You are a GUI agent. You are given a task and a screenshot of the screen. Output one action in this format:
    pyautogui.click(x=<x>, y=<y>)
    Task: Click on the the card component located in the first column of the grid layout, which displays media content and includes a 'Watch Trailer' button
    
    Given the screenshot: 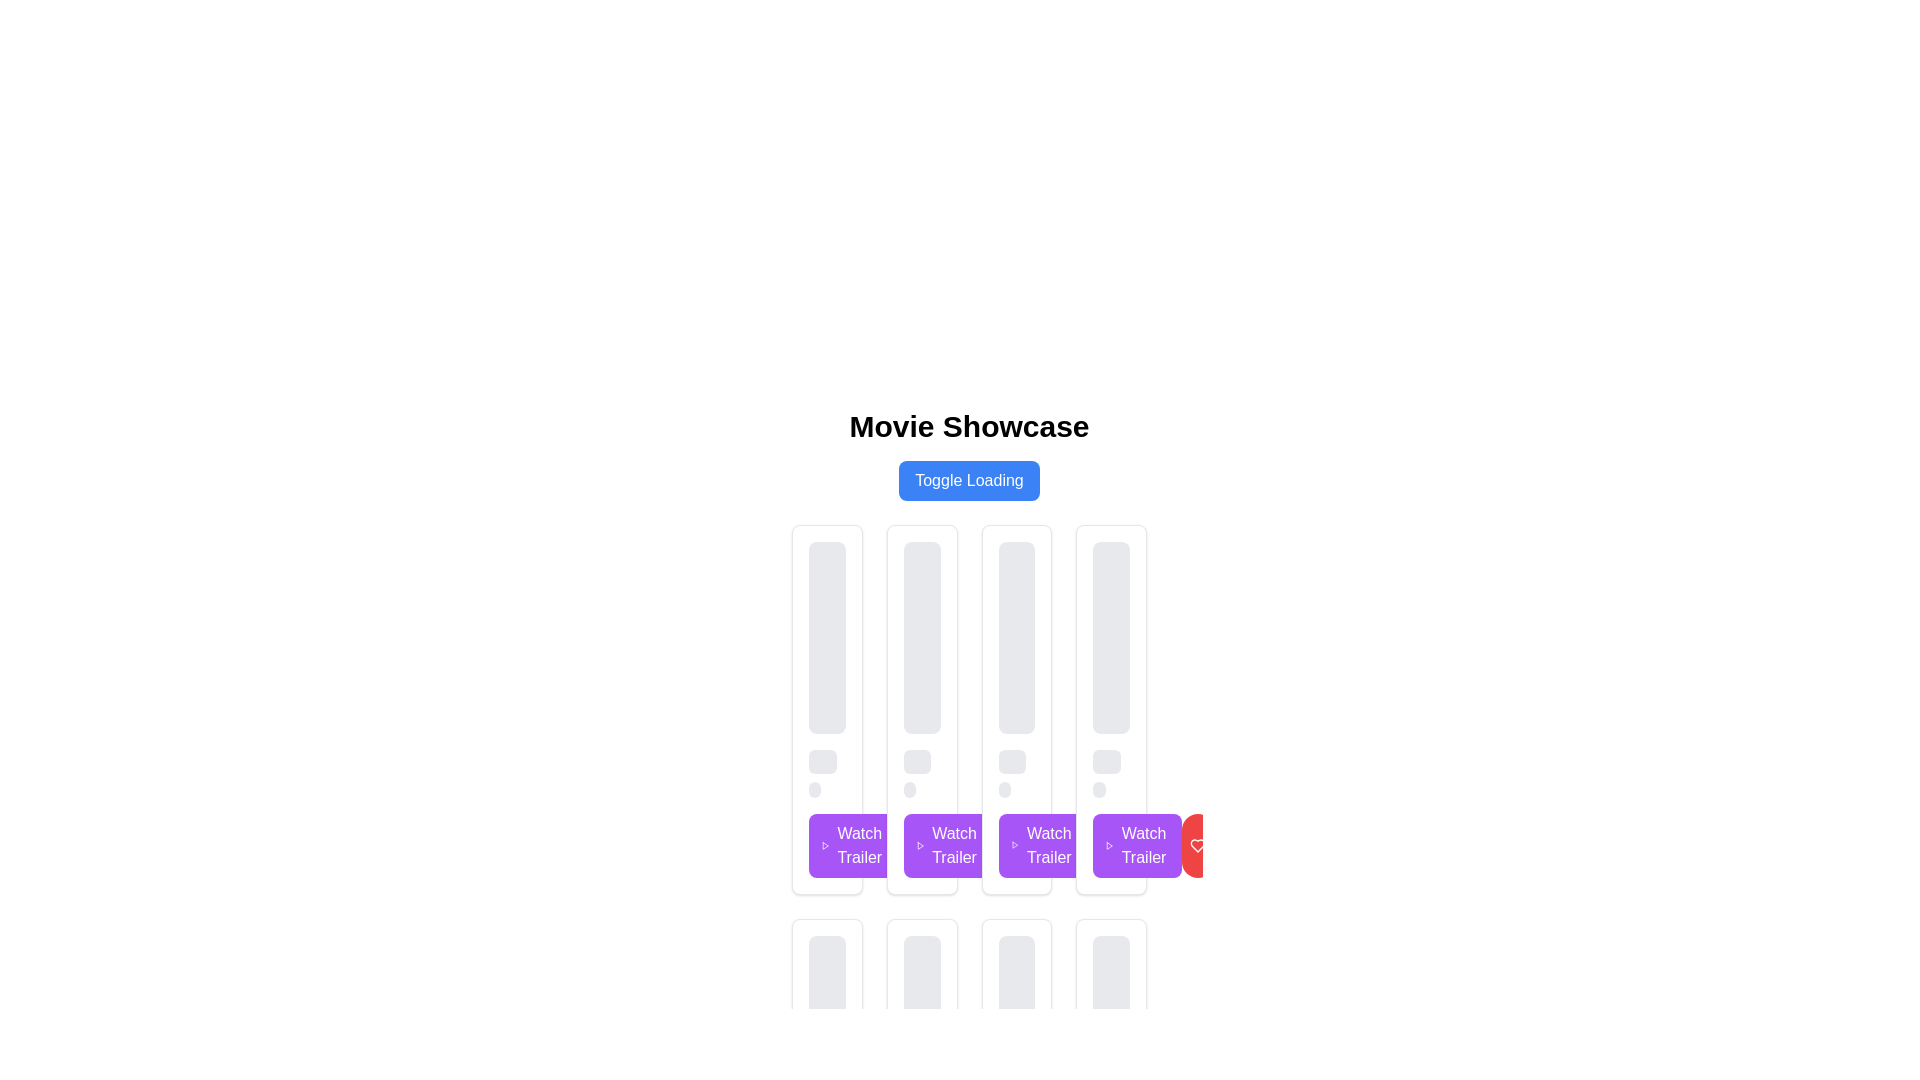 What is the action you would take?
    pyautogui.click(x=827, y=708)
    